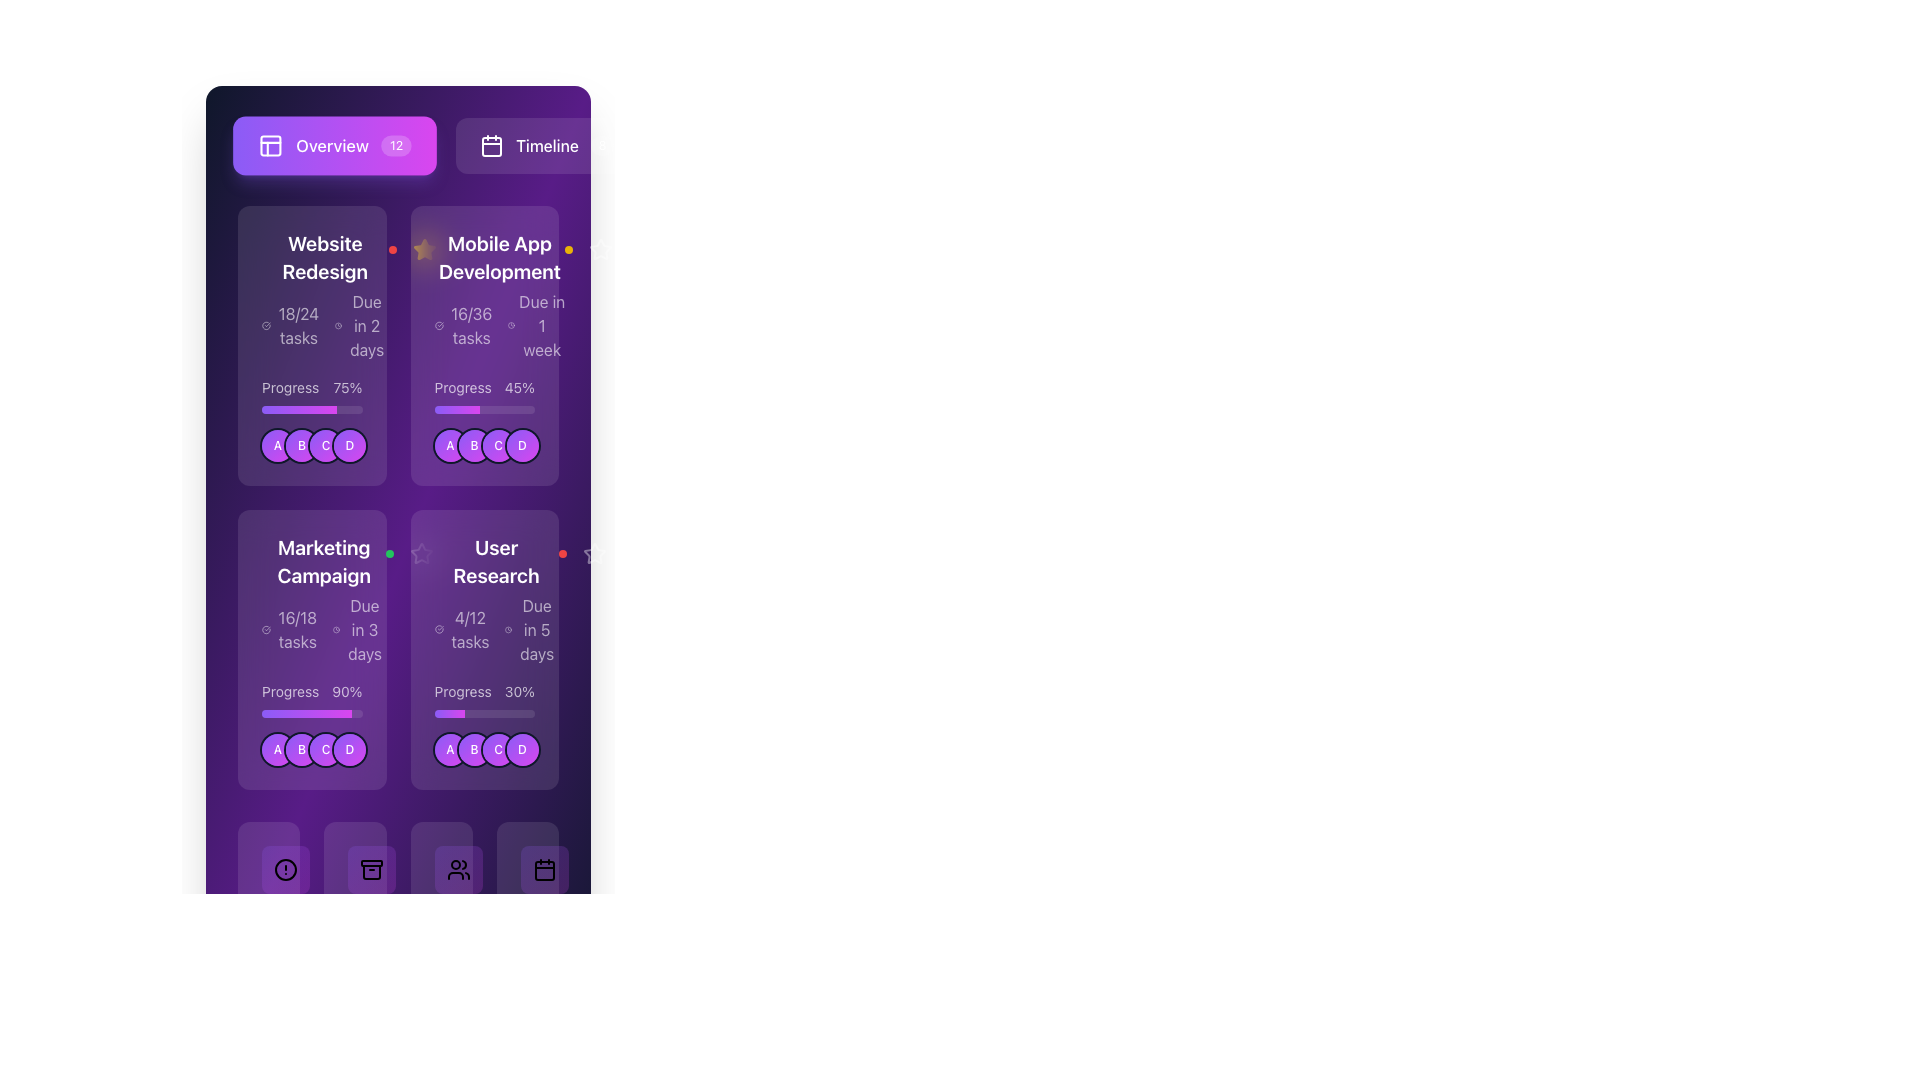  I want to click on the Text label displaying '4/12 tasks' with an associated checked circle icon, located in the 'User Research' block, so click(462, 628).